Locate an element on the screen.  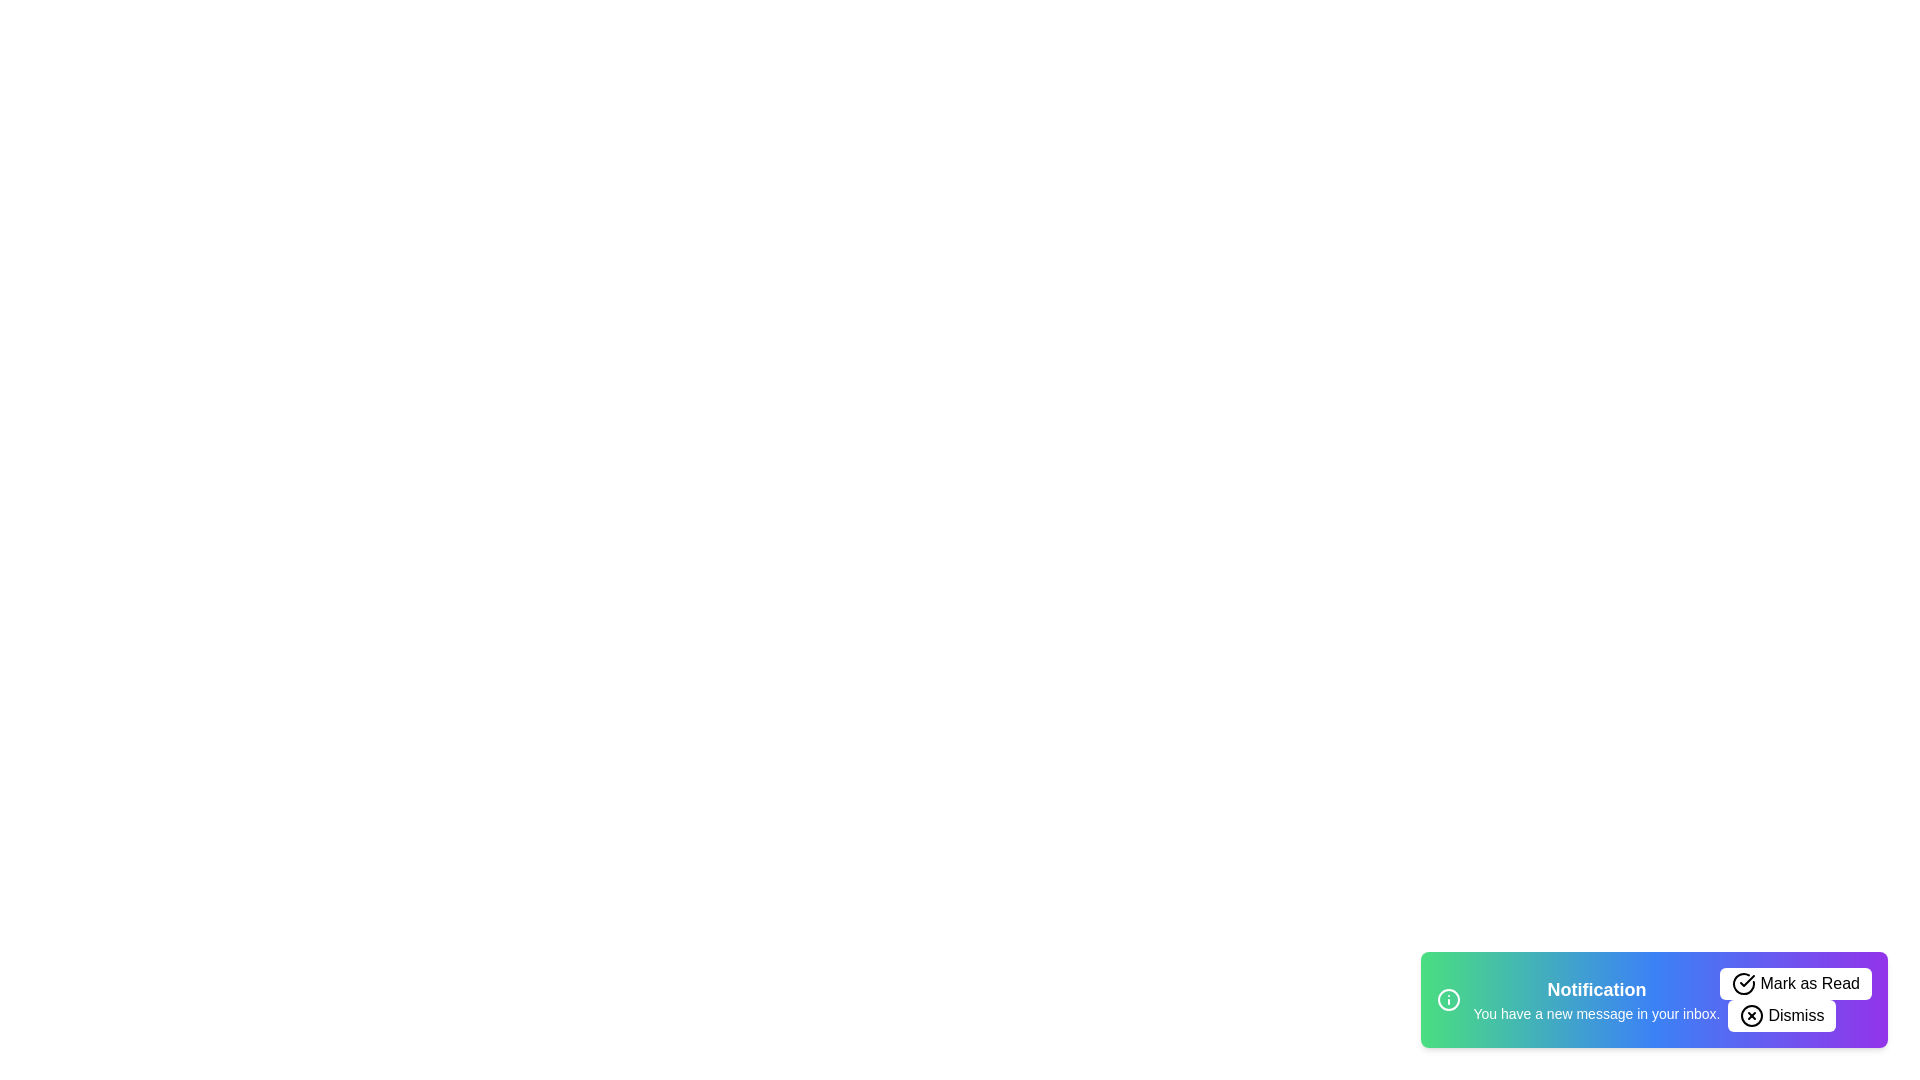
the button labeled 'Mark as Read' to observe its hover effect is located at coordinates (1796, 982).